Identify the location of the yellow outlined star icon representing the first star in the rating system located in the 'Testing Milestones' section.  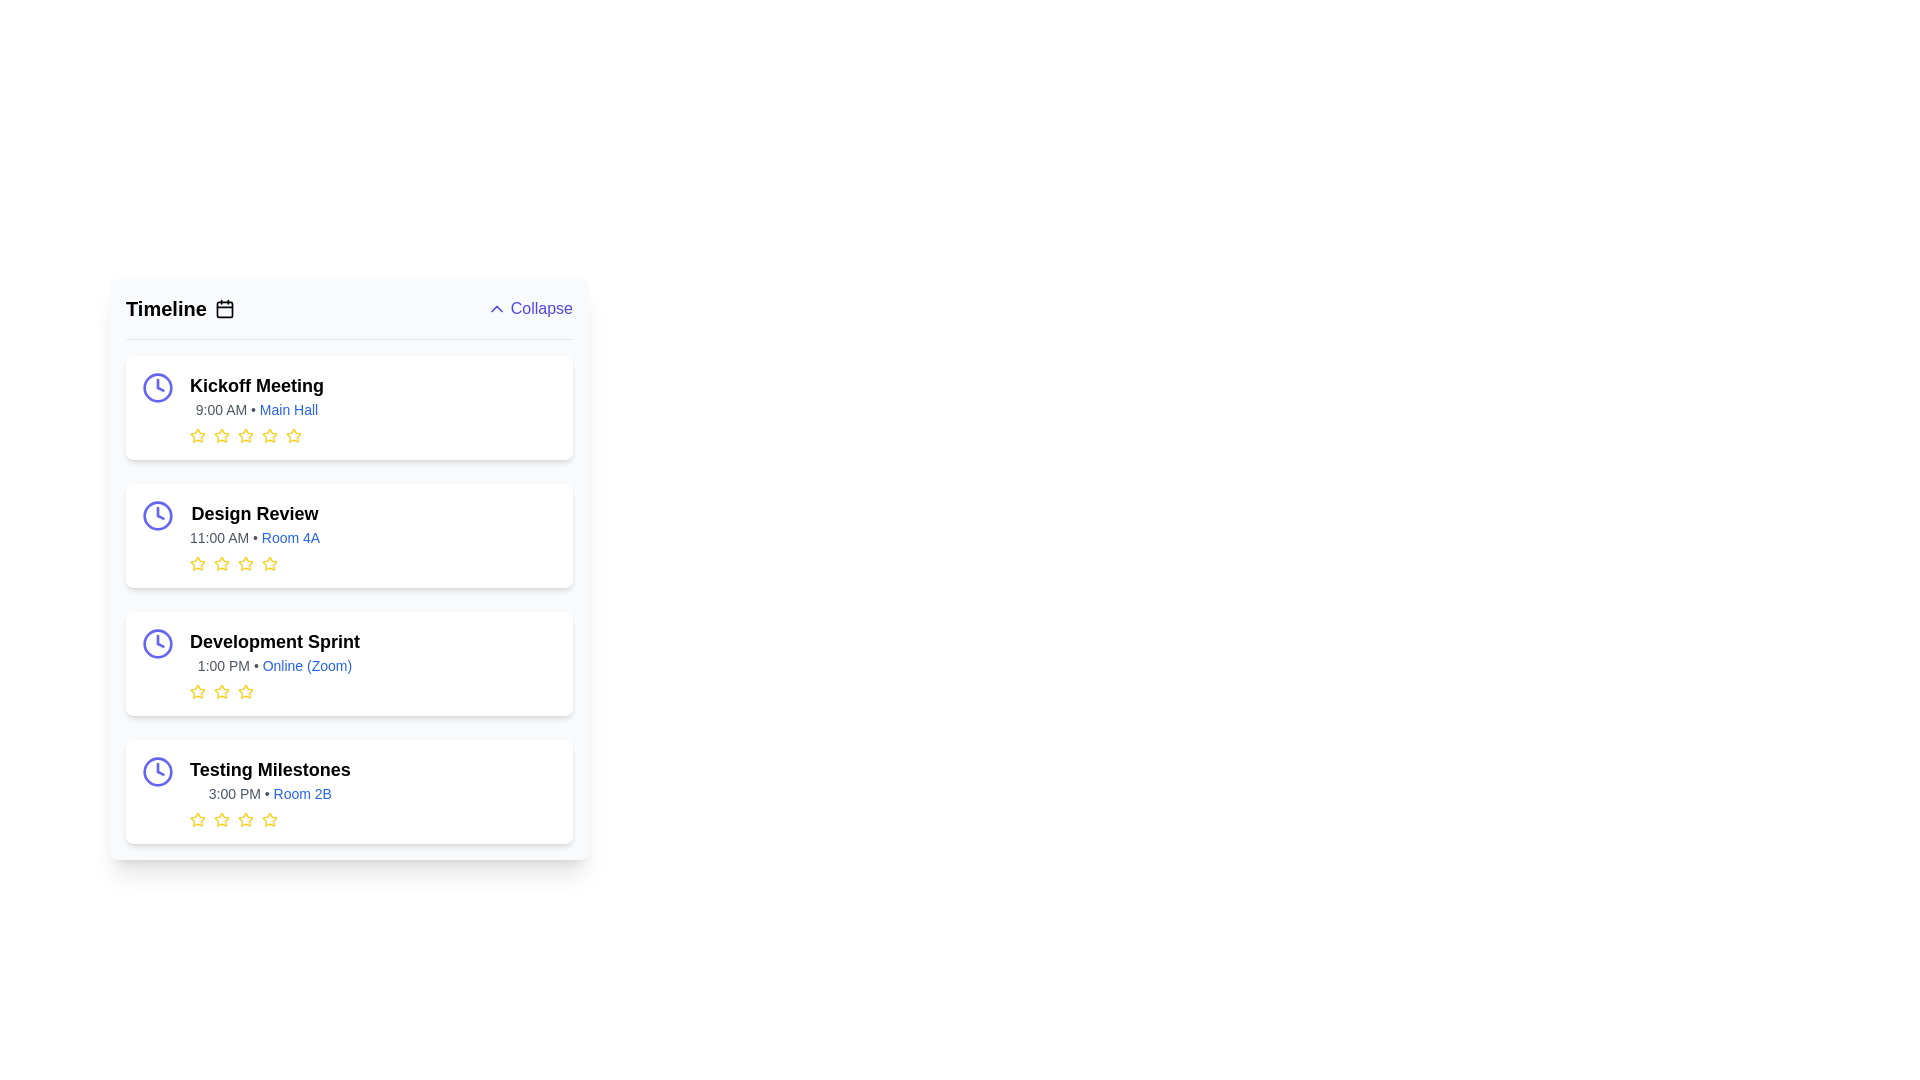
(197, 820).